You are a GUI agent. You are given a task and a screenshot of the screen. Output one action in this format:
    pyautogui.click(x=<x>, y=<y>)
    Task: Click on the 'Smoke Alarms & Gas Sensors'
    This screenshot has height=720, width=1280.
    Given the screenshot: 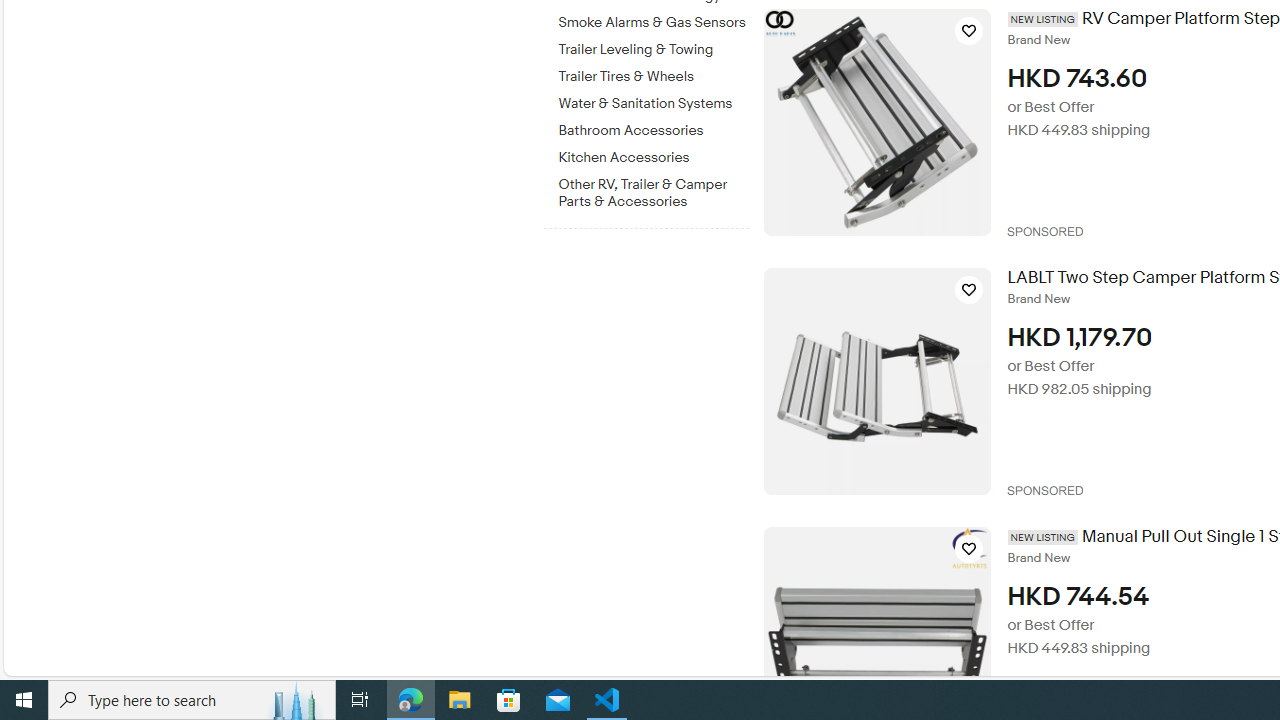 What is the action you would take?
    pyautogui.click(x=653, y=23)
    